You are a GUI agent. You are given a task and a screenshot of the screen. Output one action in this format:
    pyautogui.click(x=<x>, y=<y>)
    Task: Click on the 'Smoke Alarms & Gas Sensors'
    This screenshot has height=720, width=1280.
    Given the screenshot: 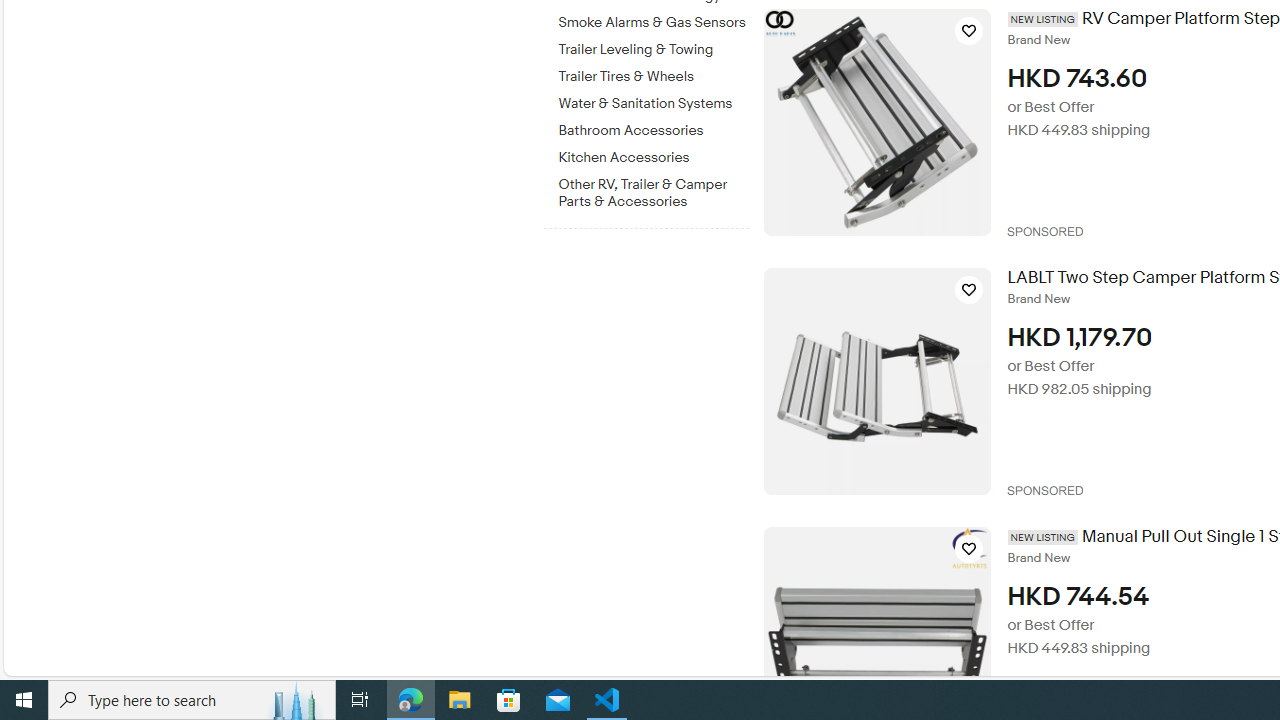 What is the action you would take?
    pyautogui.click(x=653, y=23)
    